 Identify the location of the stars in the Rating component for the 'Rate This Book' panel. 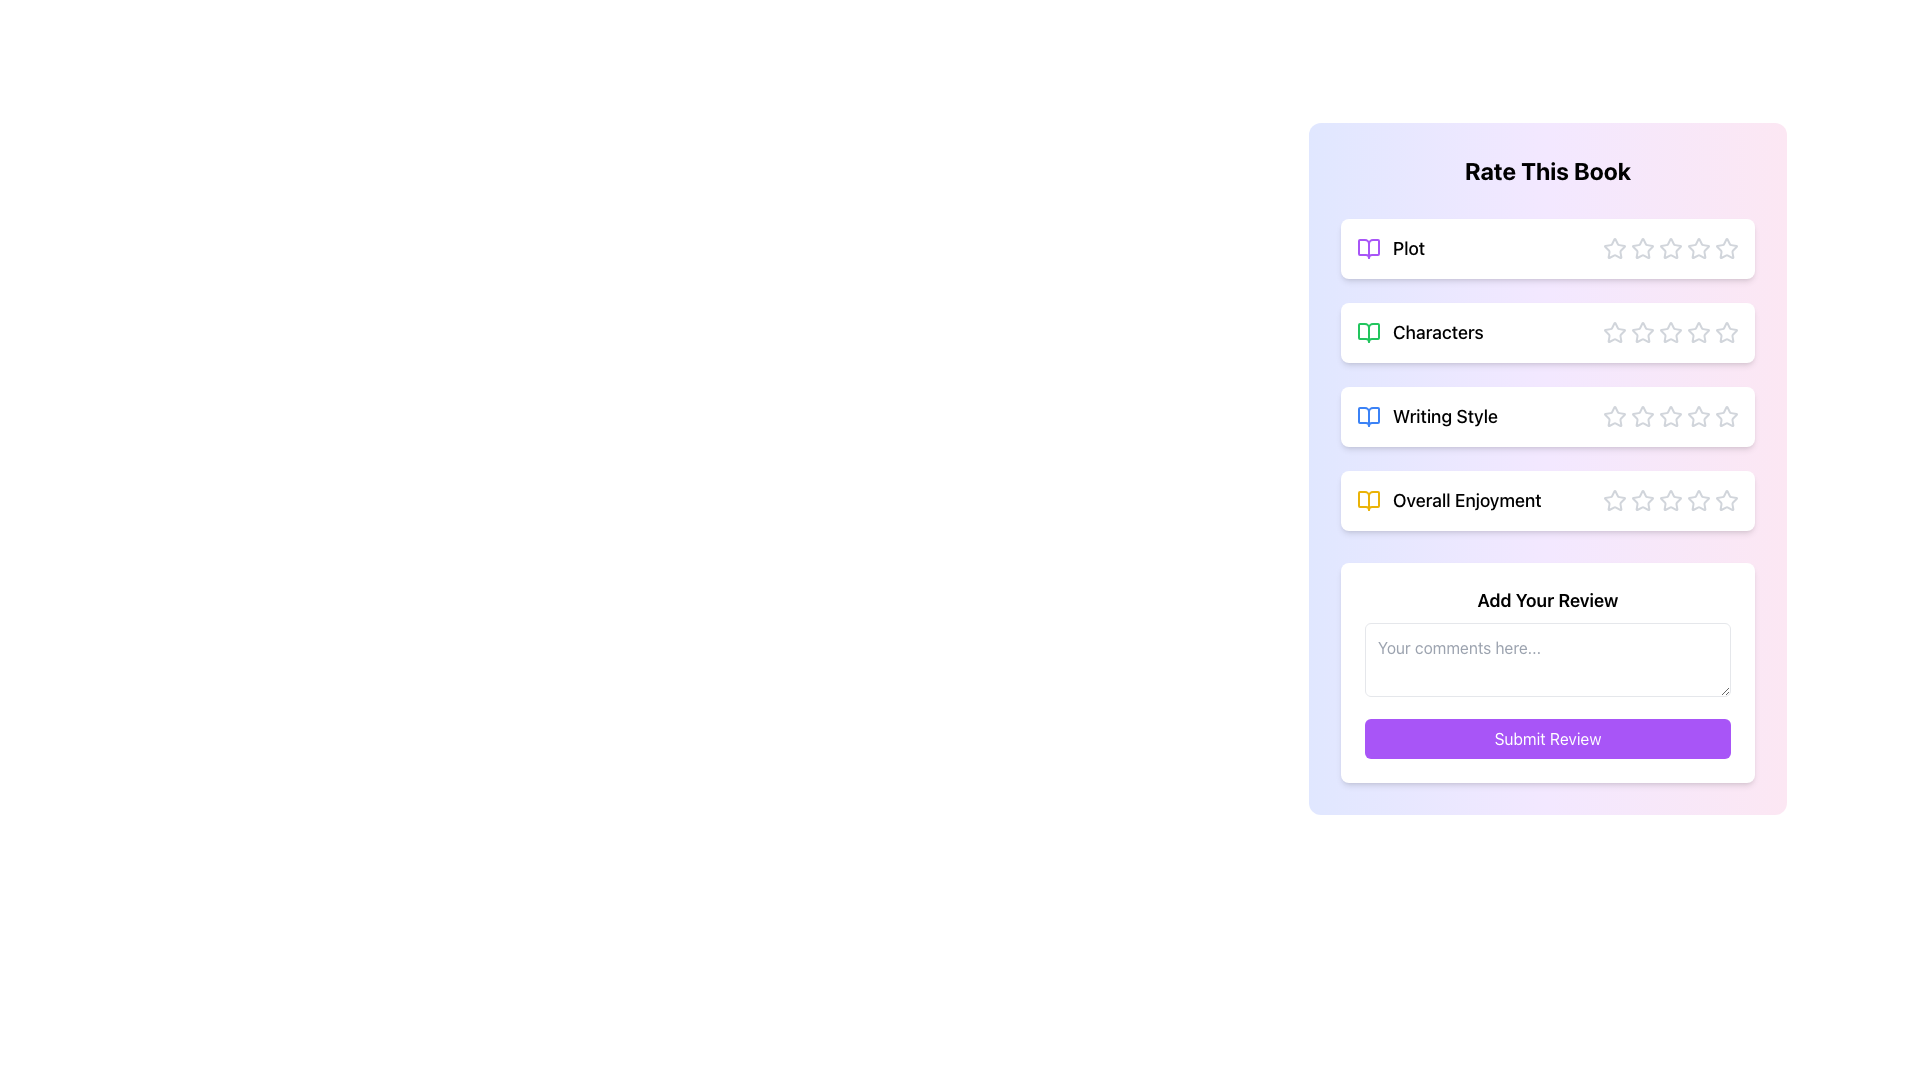
(1547, 415).